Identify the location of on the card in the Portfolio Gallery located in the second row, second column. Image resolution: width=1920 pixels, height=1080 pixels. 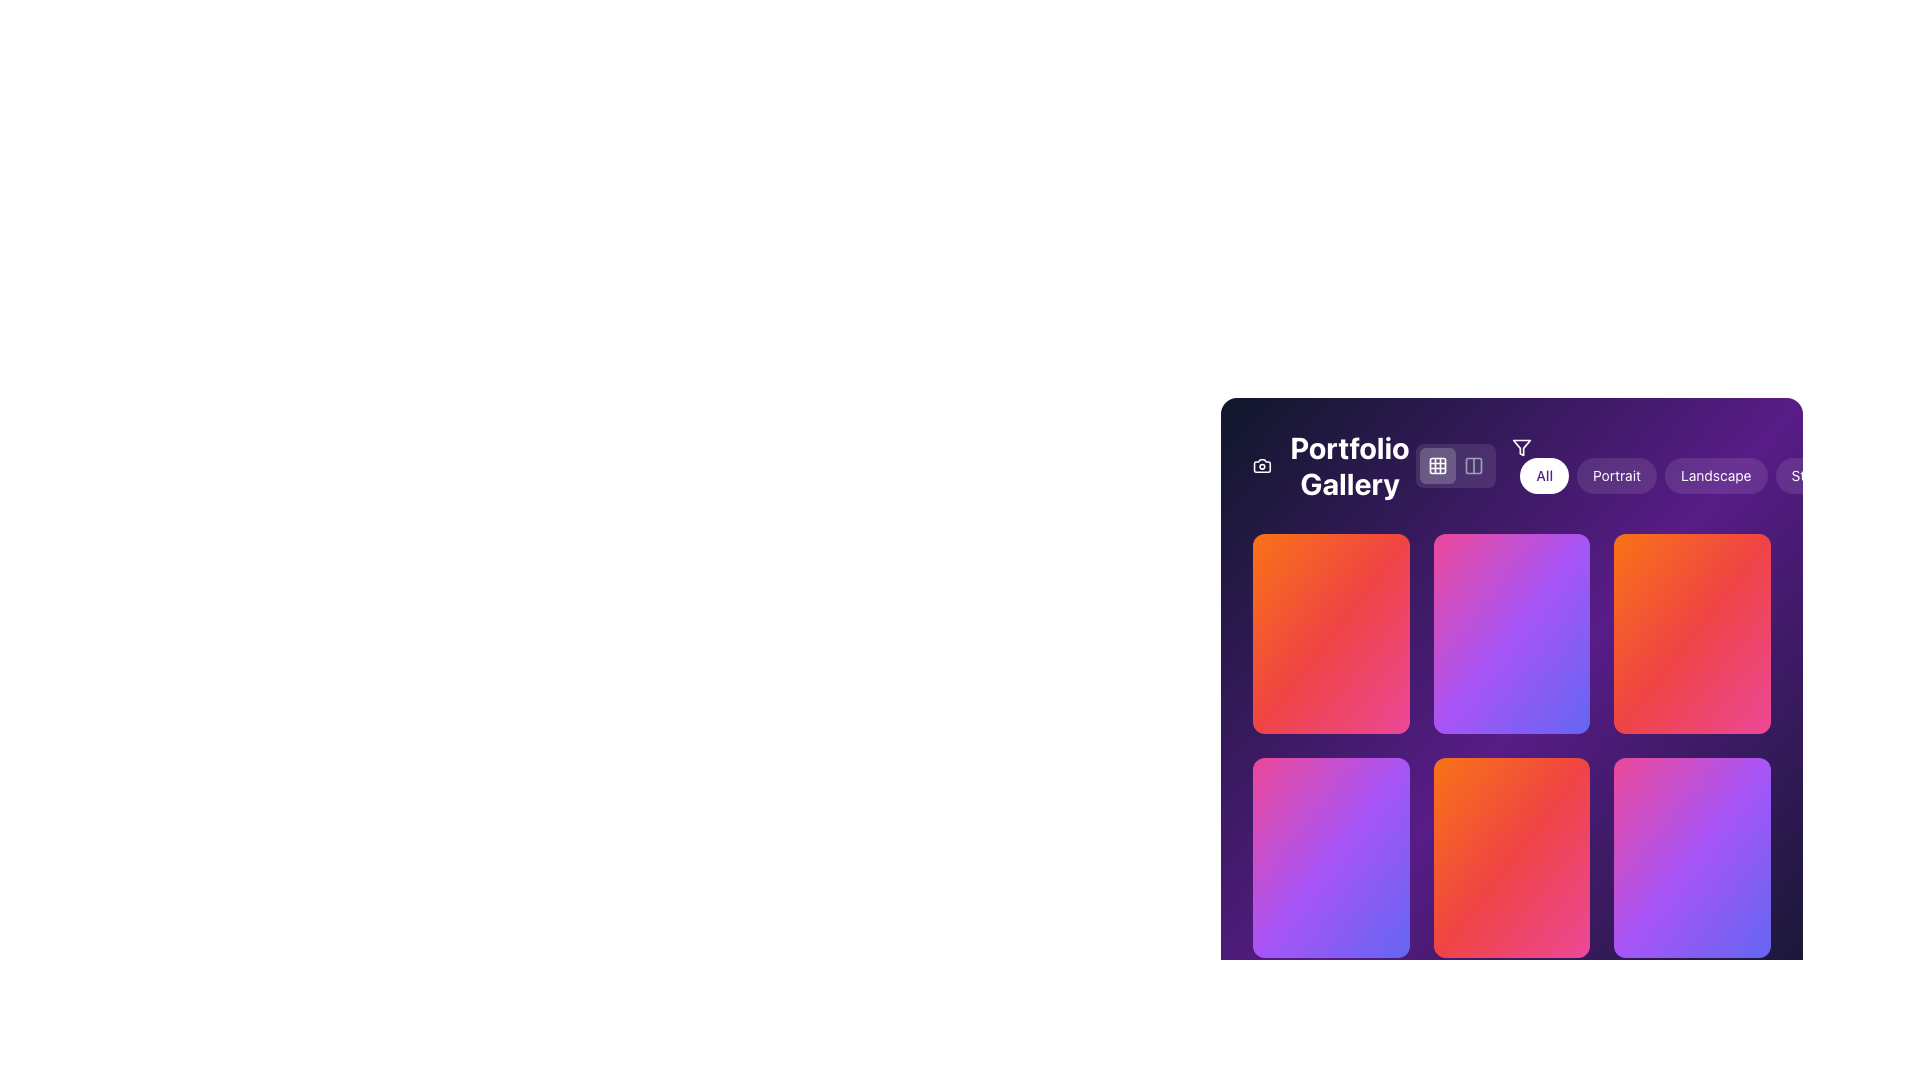
(1512, 856).